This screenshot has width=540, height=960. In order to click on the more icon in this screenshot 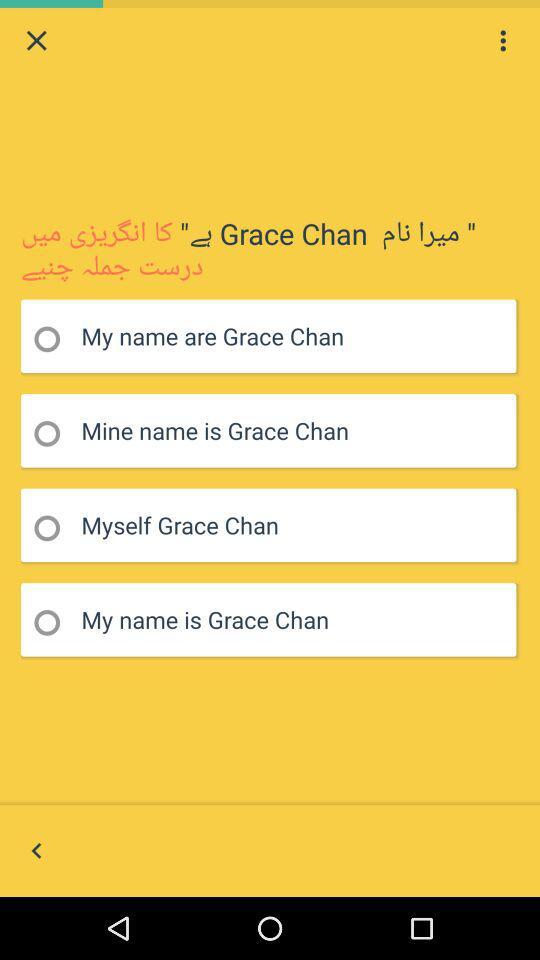, I will do `click(502, 42)`.